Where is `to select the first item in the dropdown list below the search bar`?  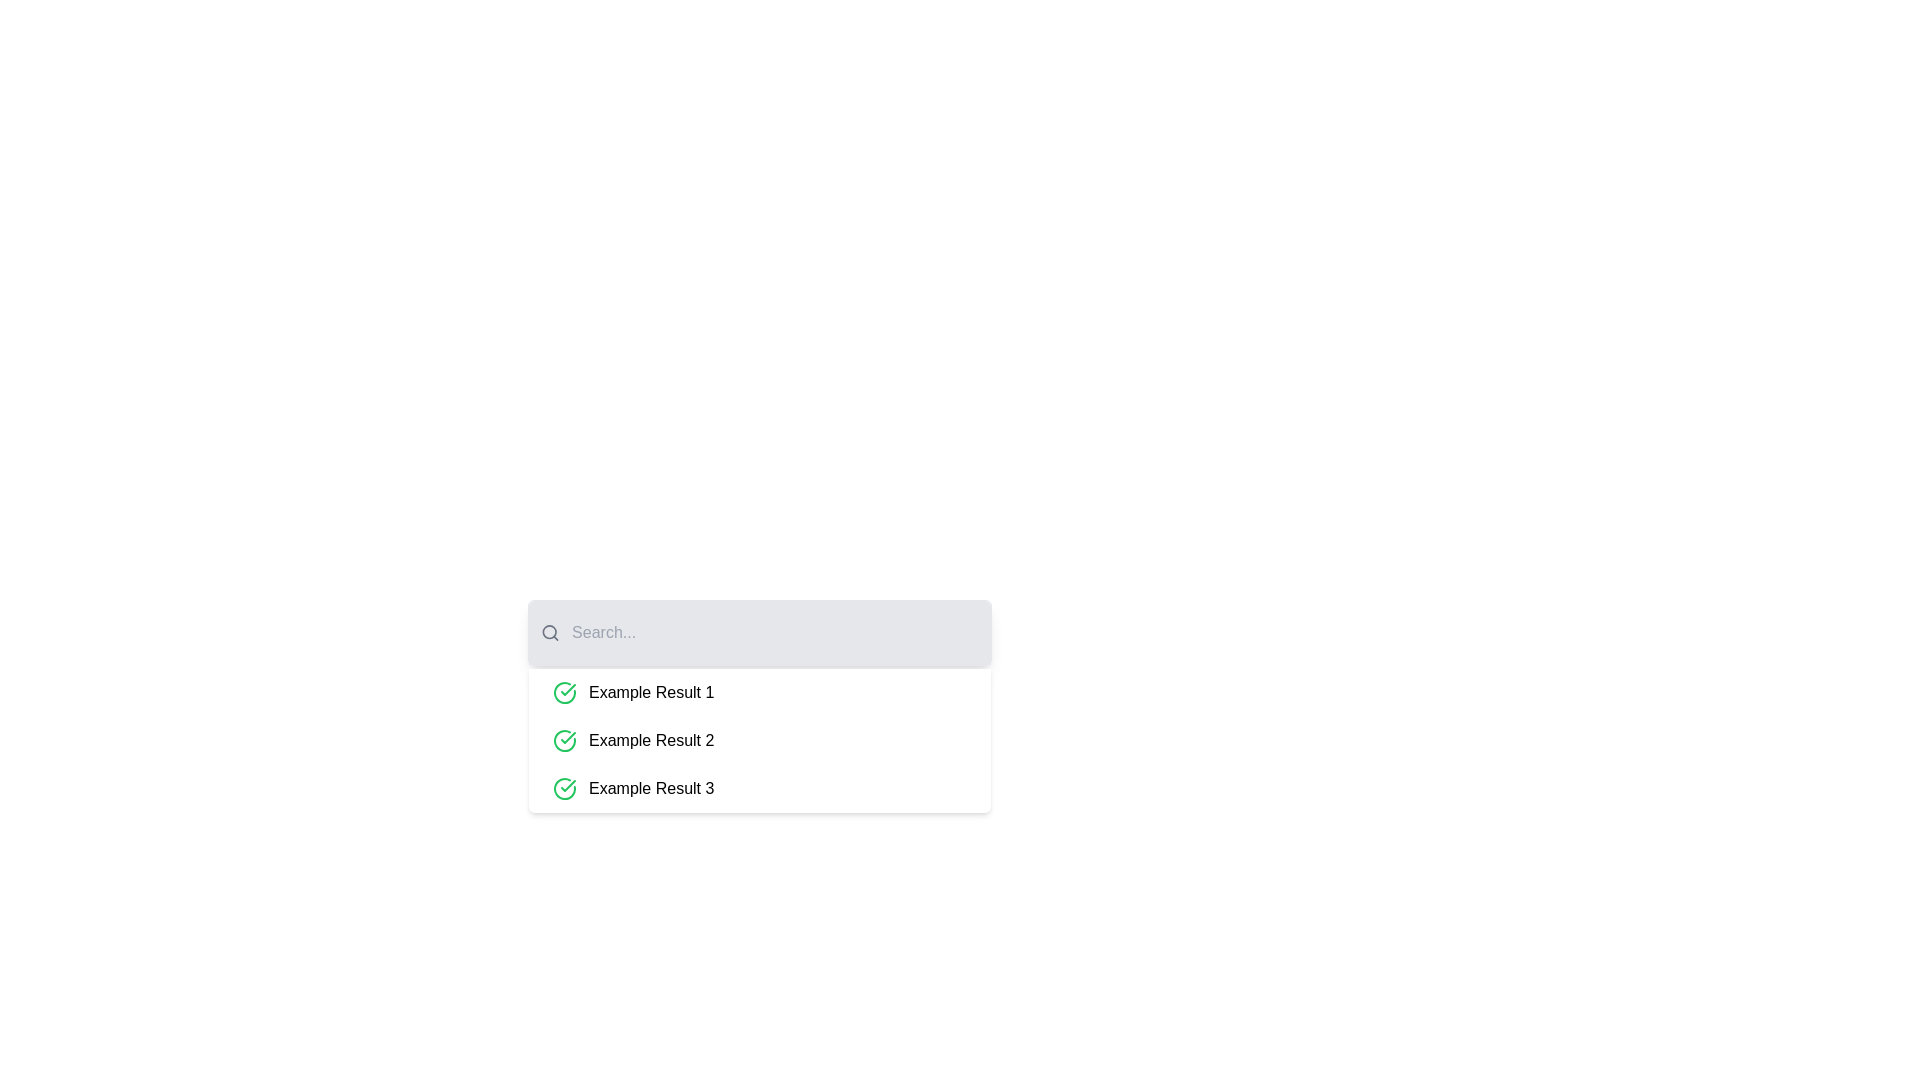
to select the first item in the dropdown list below the search bar is located at coordinates (758, 692).